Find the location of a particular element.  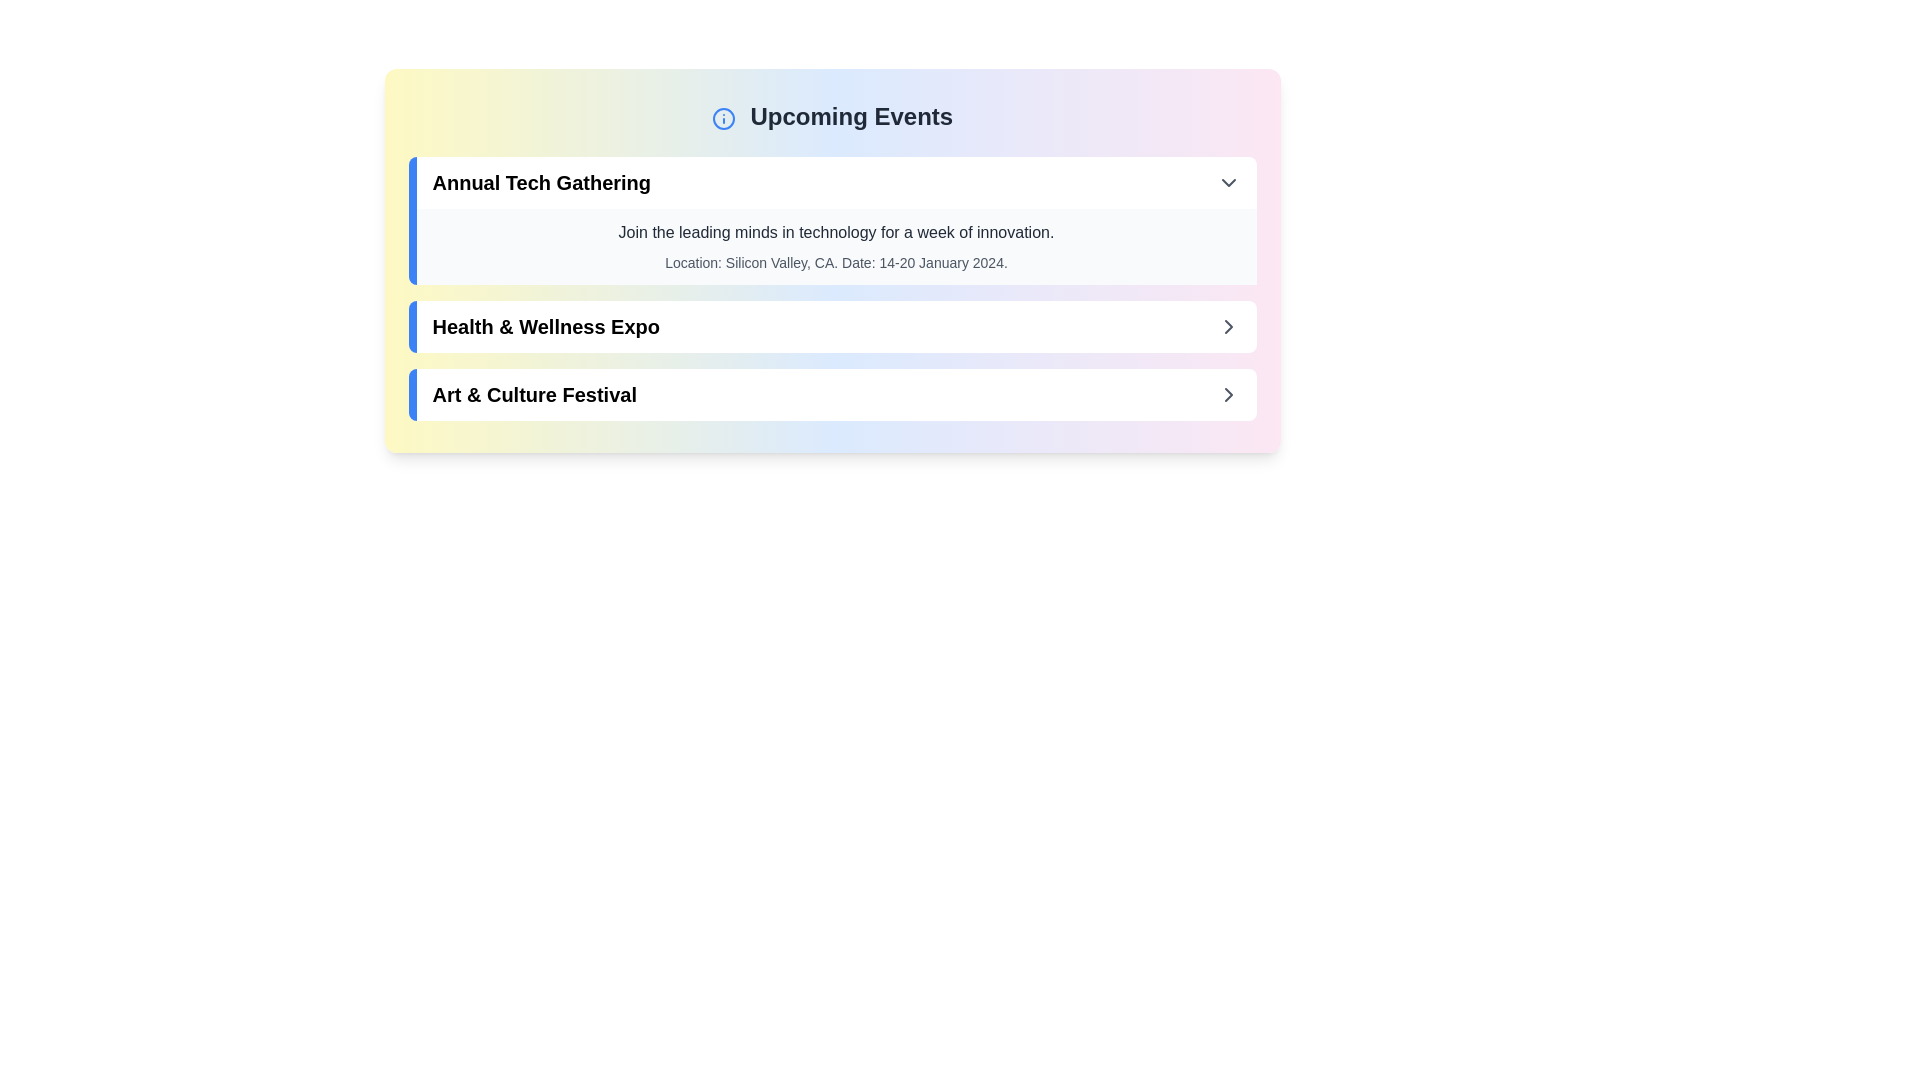

the 'Health & Wellness Expo' button-like list item in the 'Upcoming Events' section is located at coordinates (832, 326).